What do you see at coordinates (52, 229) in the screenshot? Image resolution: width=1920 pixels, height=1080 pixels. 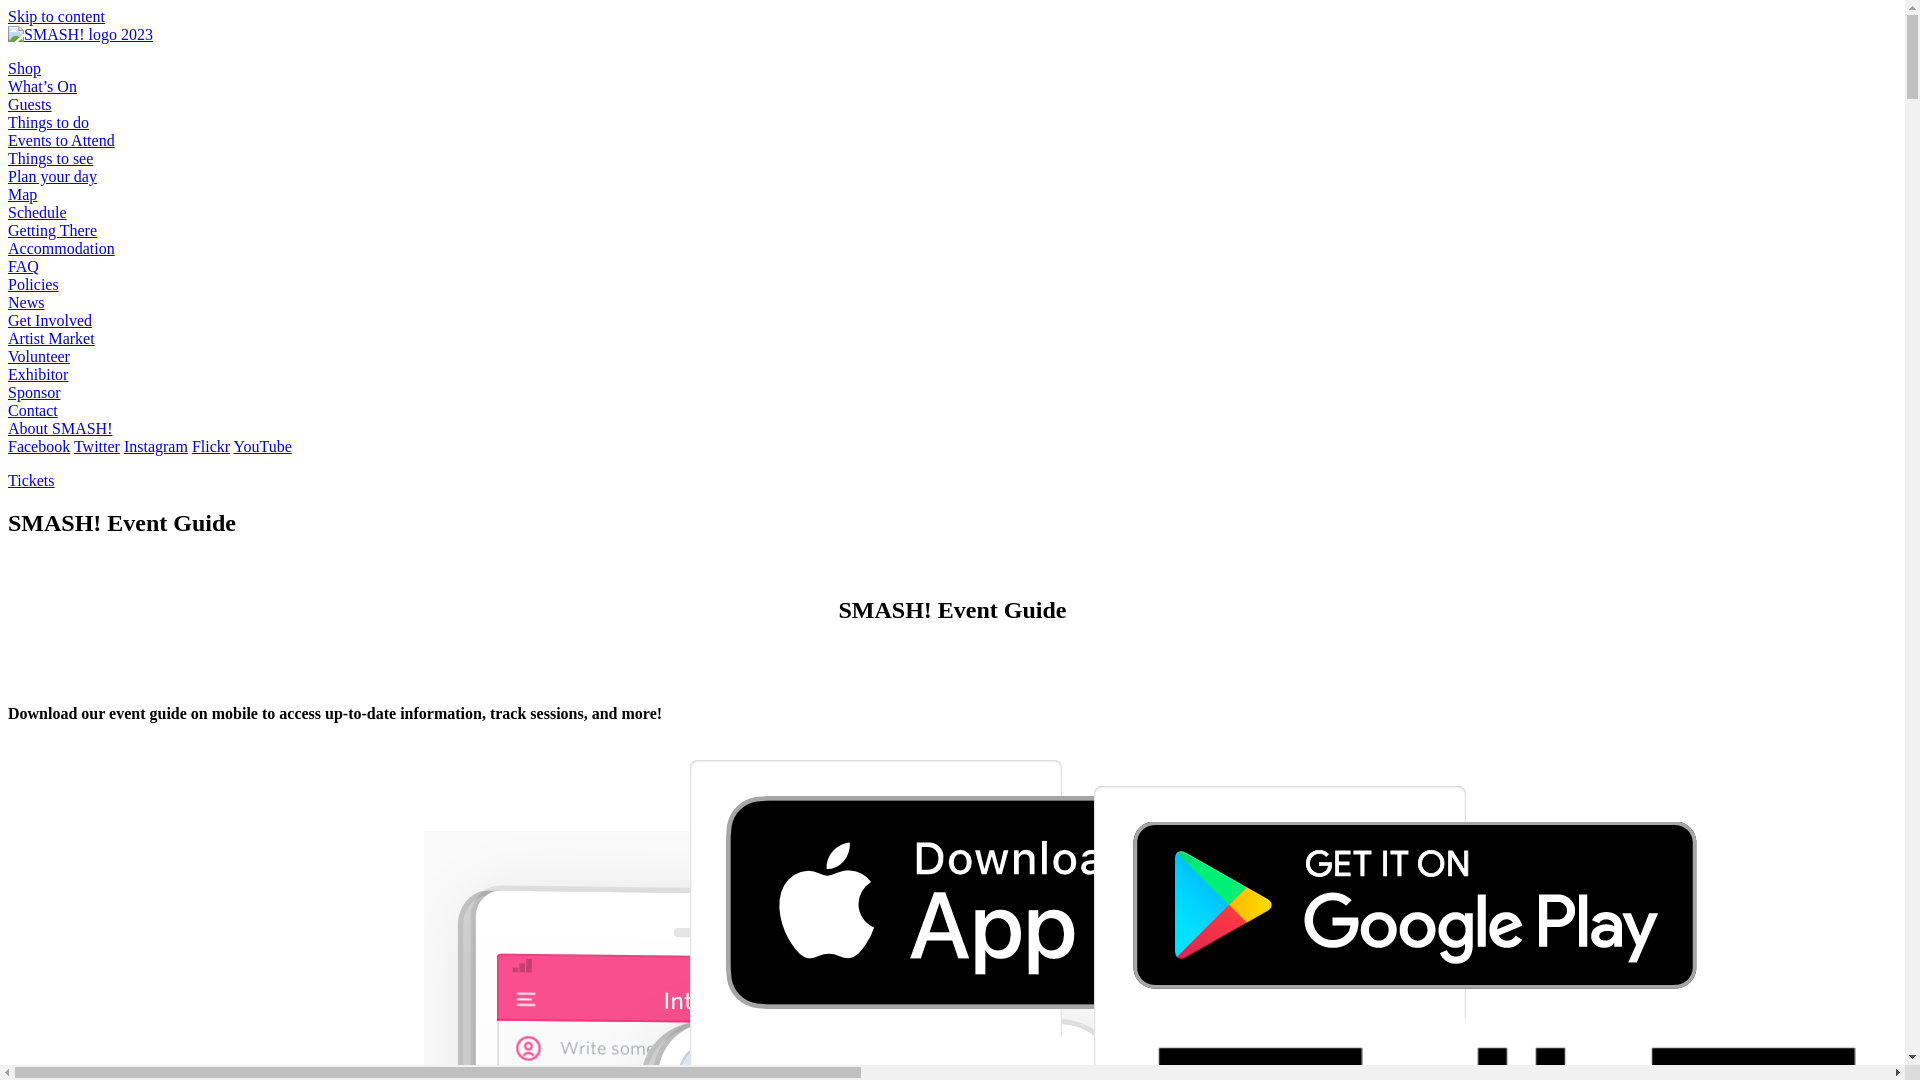 I see `'Getting There'` at bounding box center [52, 229].